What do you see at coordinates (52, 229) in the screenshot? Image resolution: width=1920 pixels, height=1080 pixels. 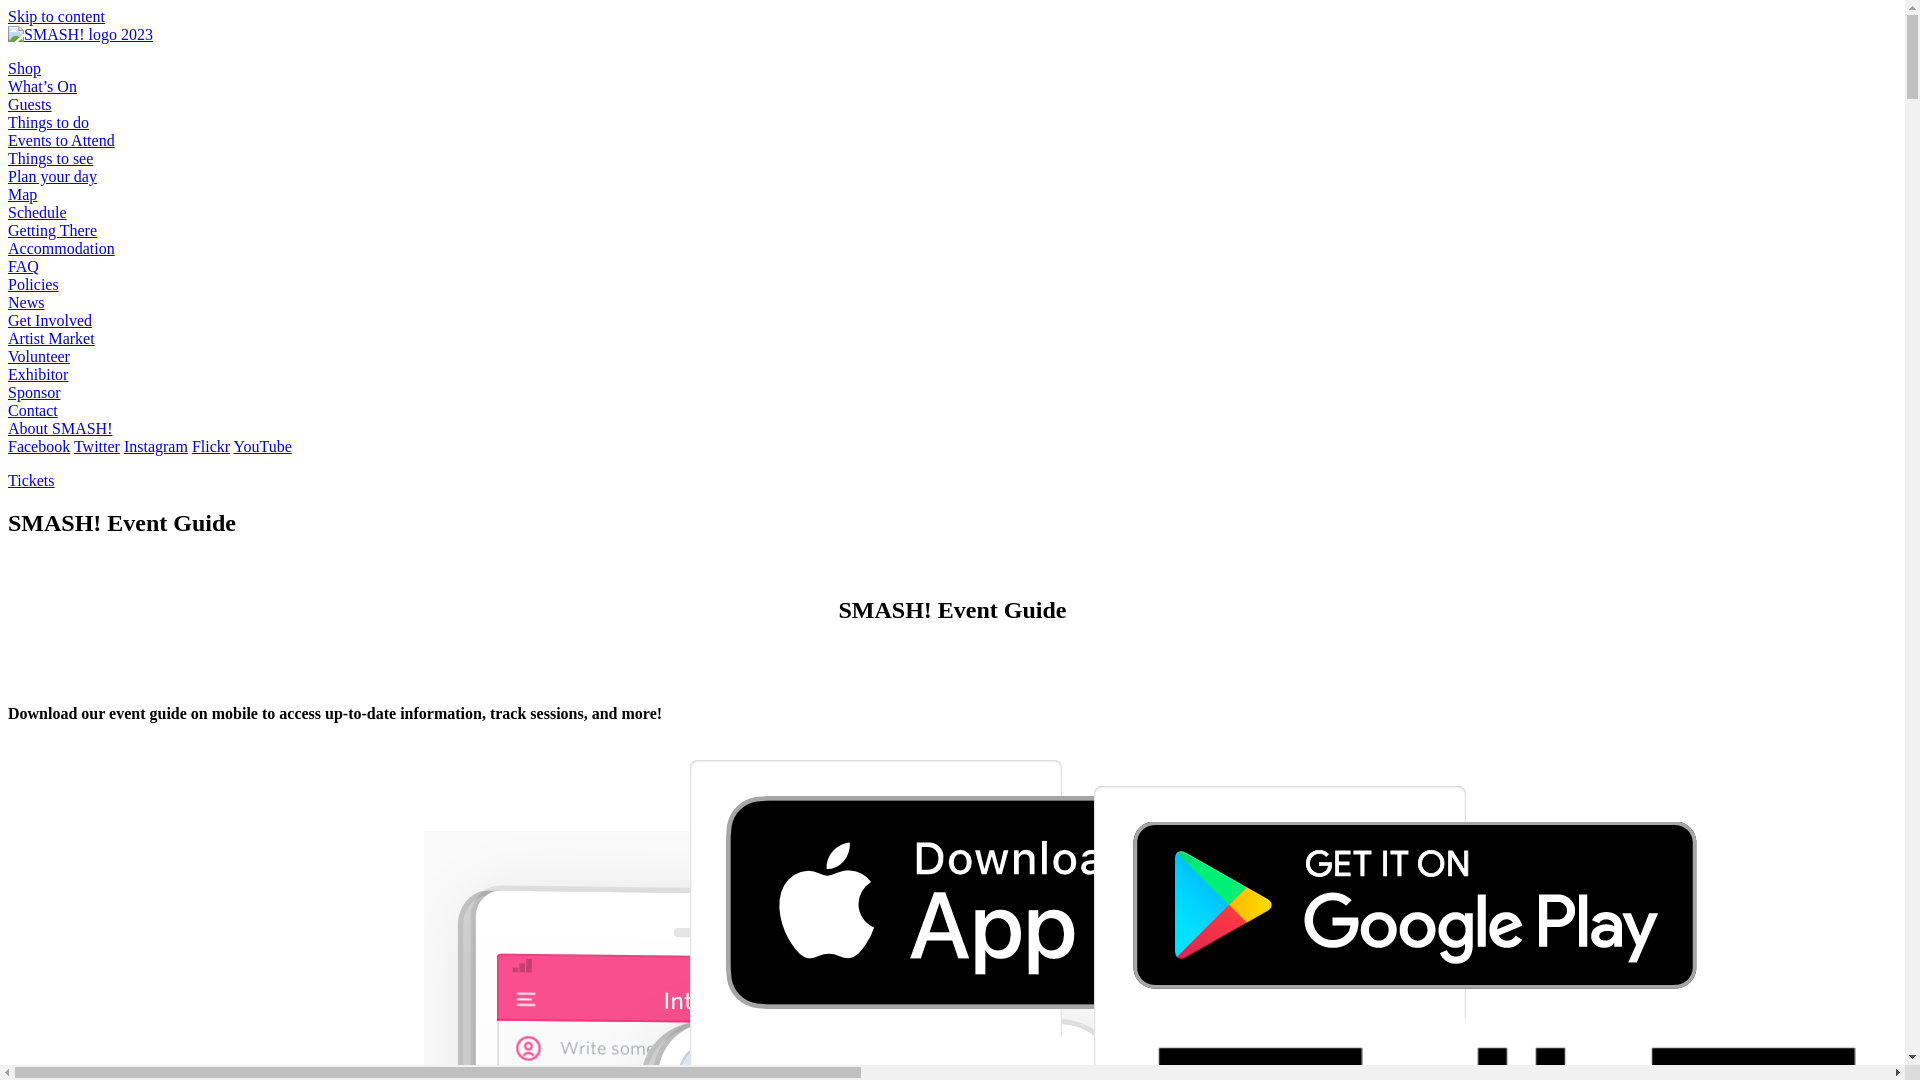 I see `'Getting There'` at bounding box center [52, 229].